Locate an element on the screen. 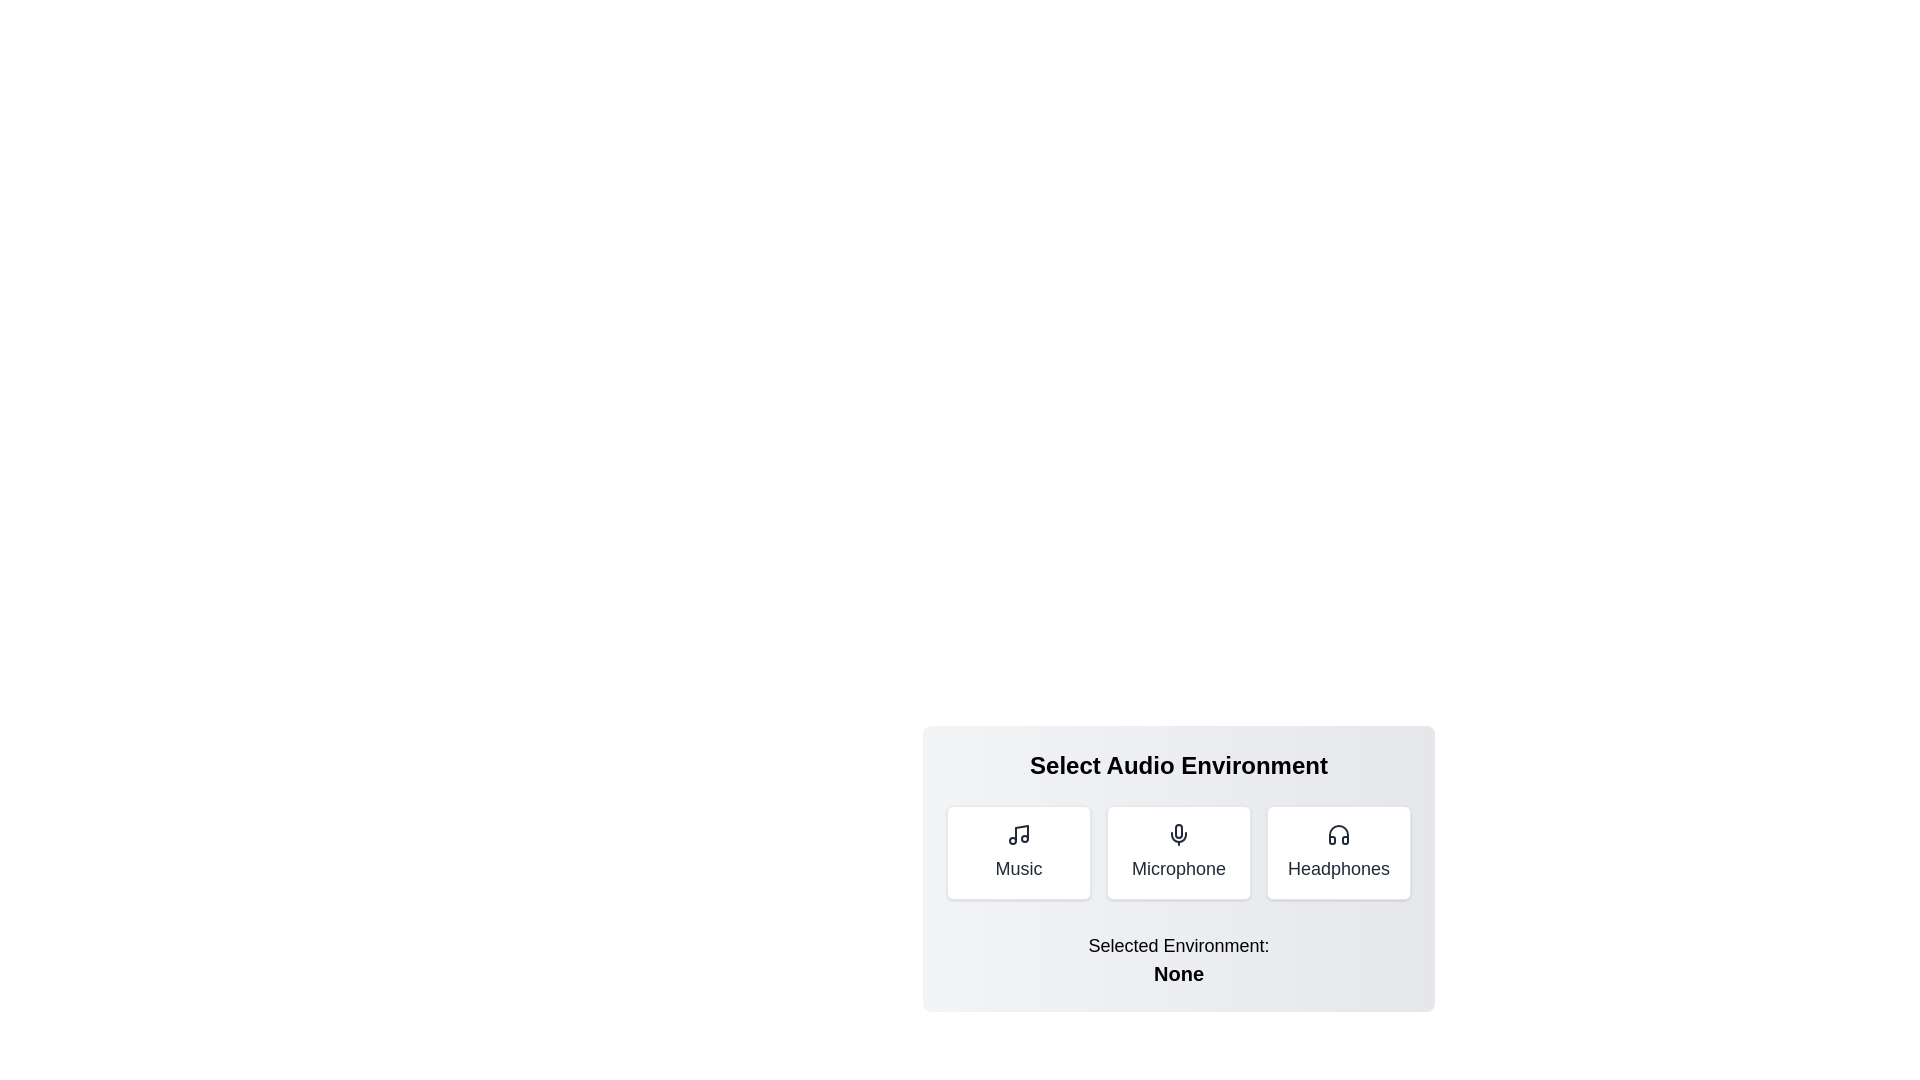 The image size is (1920, 1080). the middle button in the audio environment selection panel, which is located beneath the 'Select Audio Environment' heading and above the 'Selected Environment: None' text is located at coordinates (1179, 867).